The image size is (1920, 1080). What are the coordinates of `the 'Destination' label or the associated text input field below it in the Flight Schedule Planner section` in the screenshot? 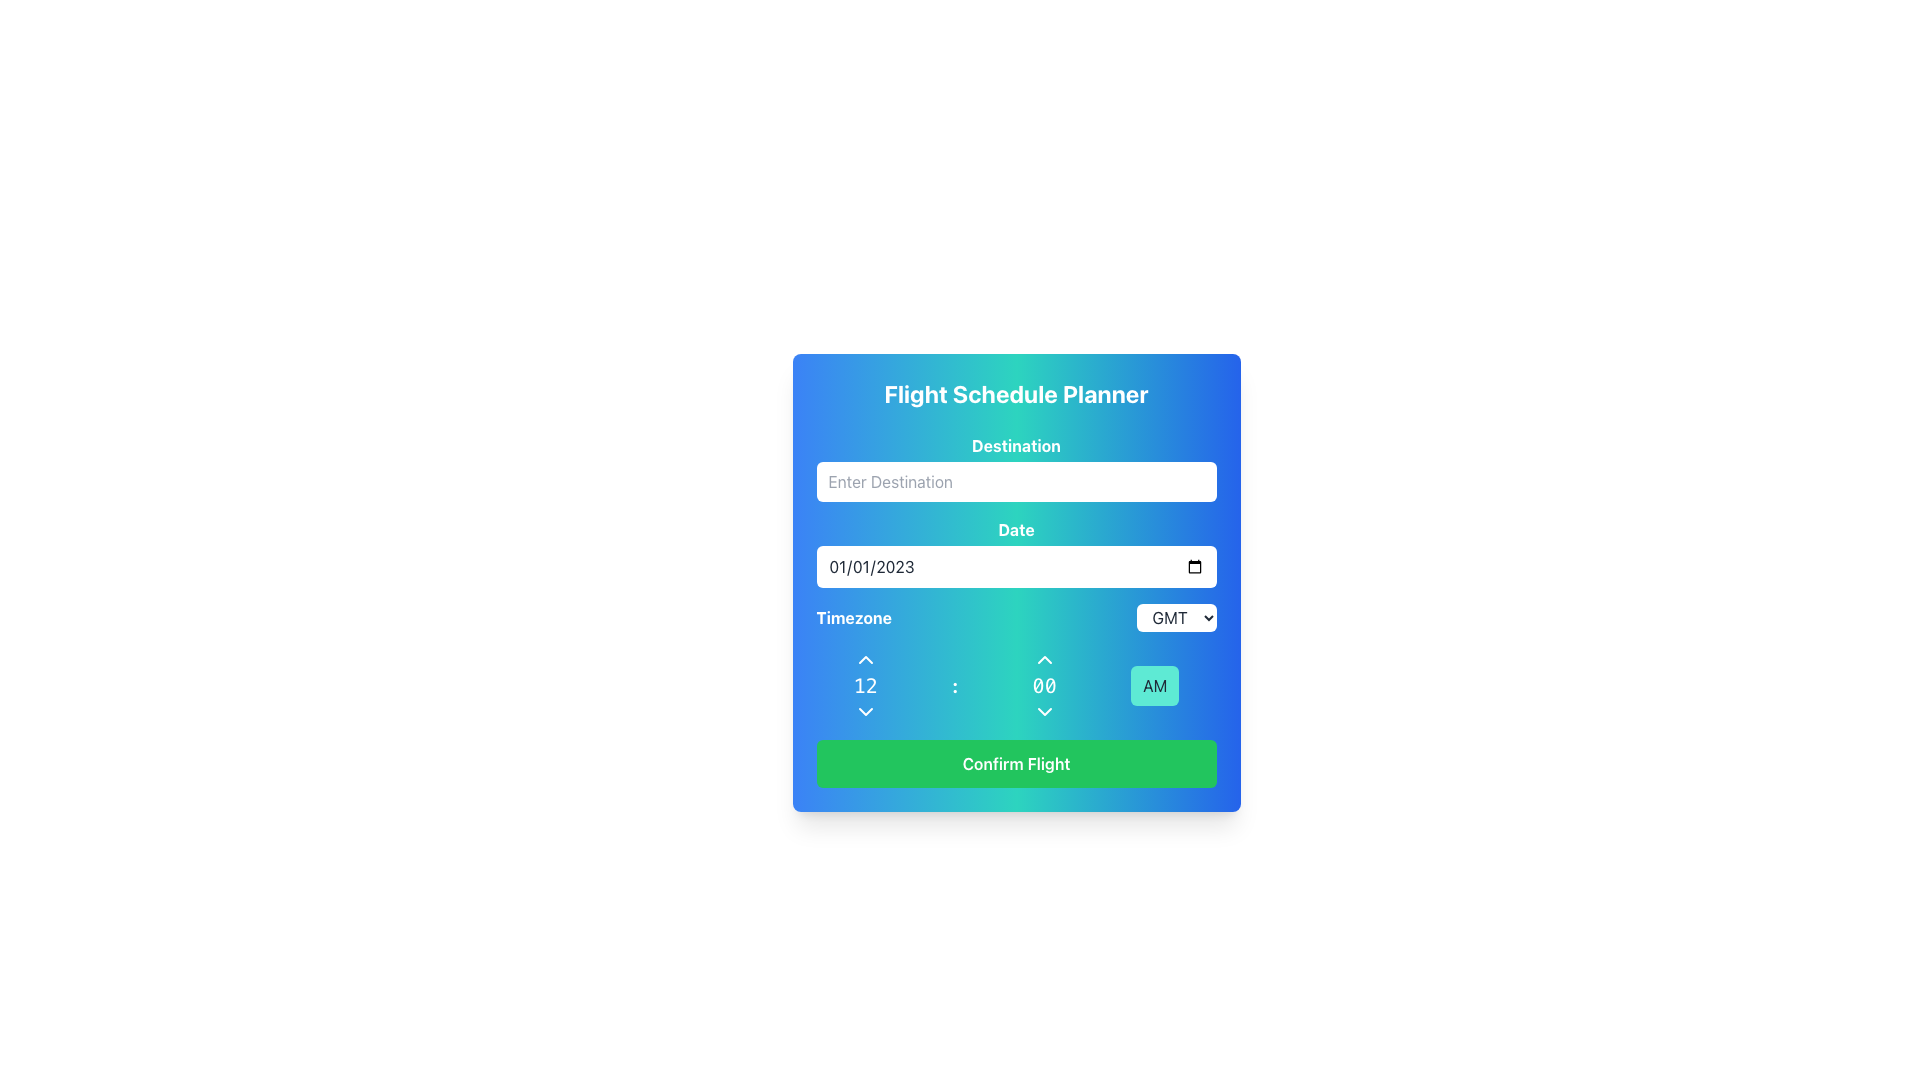 It's located at (1016, 467).